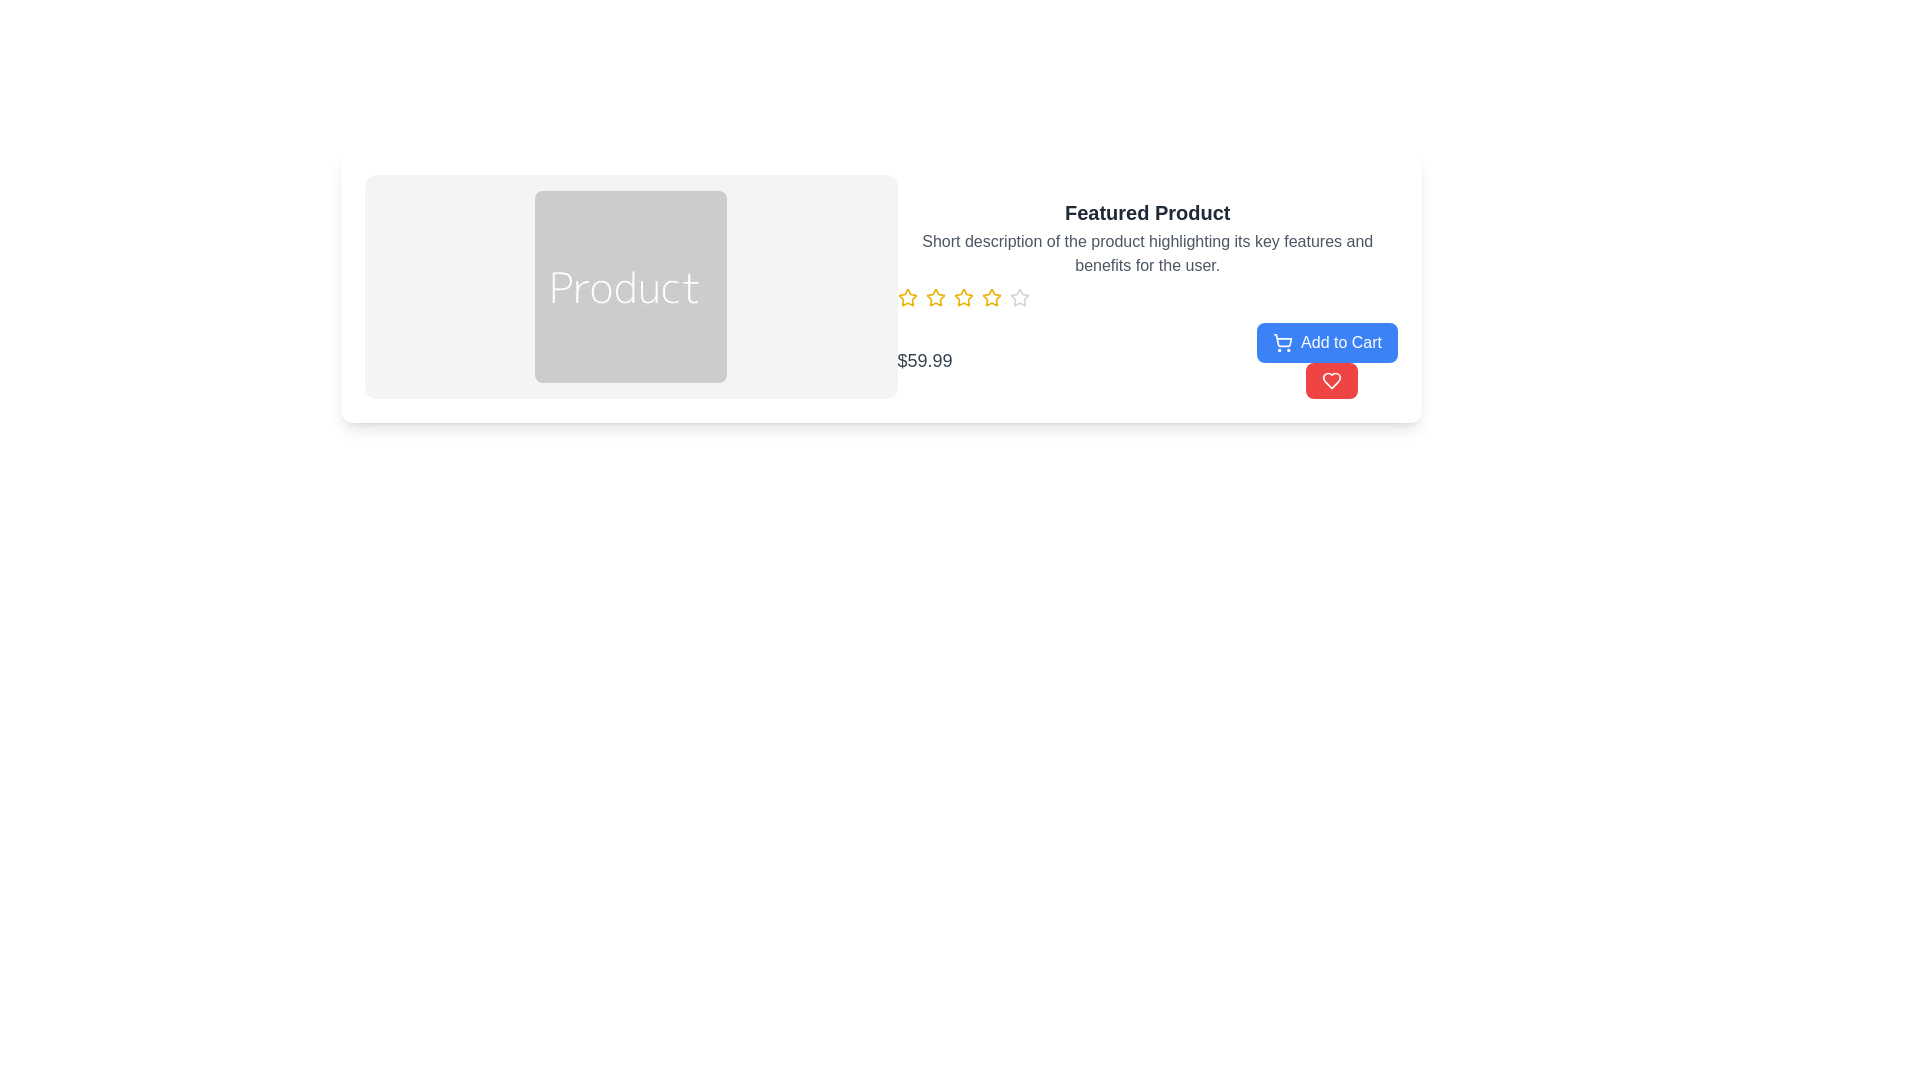 The image size is (1920, 1080). I want to click on the gray star icon styled with light gray strokes, which is the fifth star icon in a horizontal row, positioned slightly above the product price, so click(1019, 298).